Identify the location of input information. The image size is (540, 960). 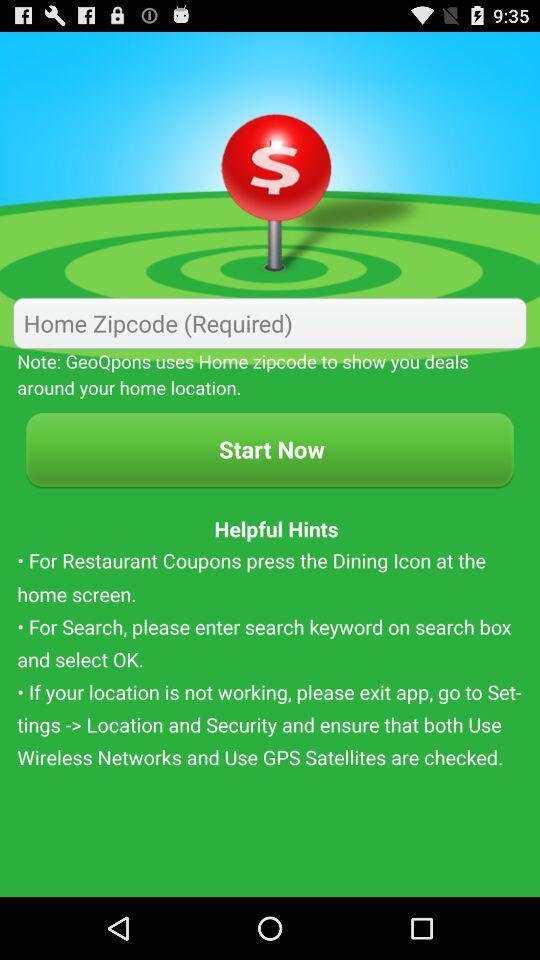
(270, 323).